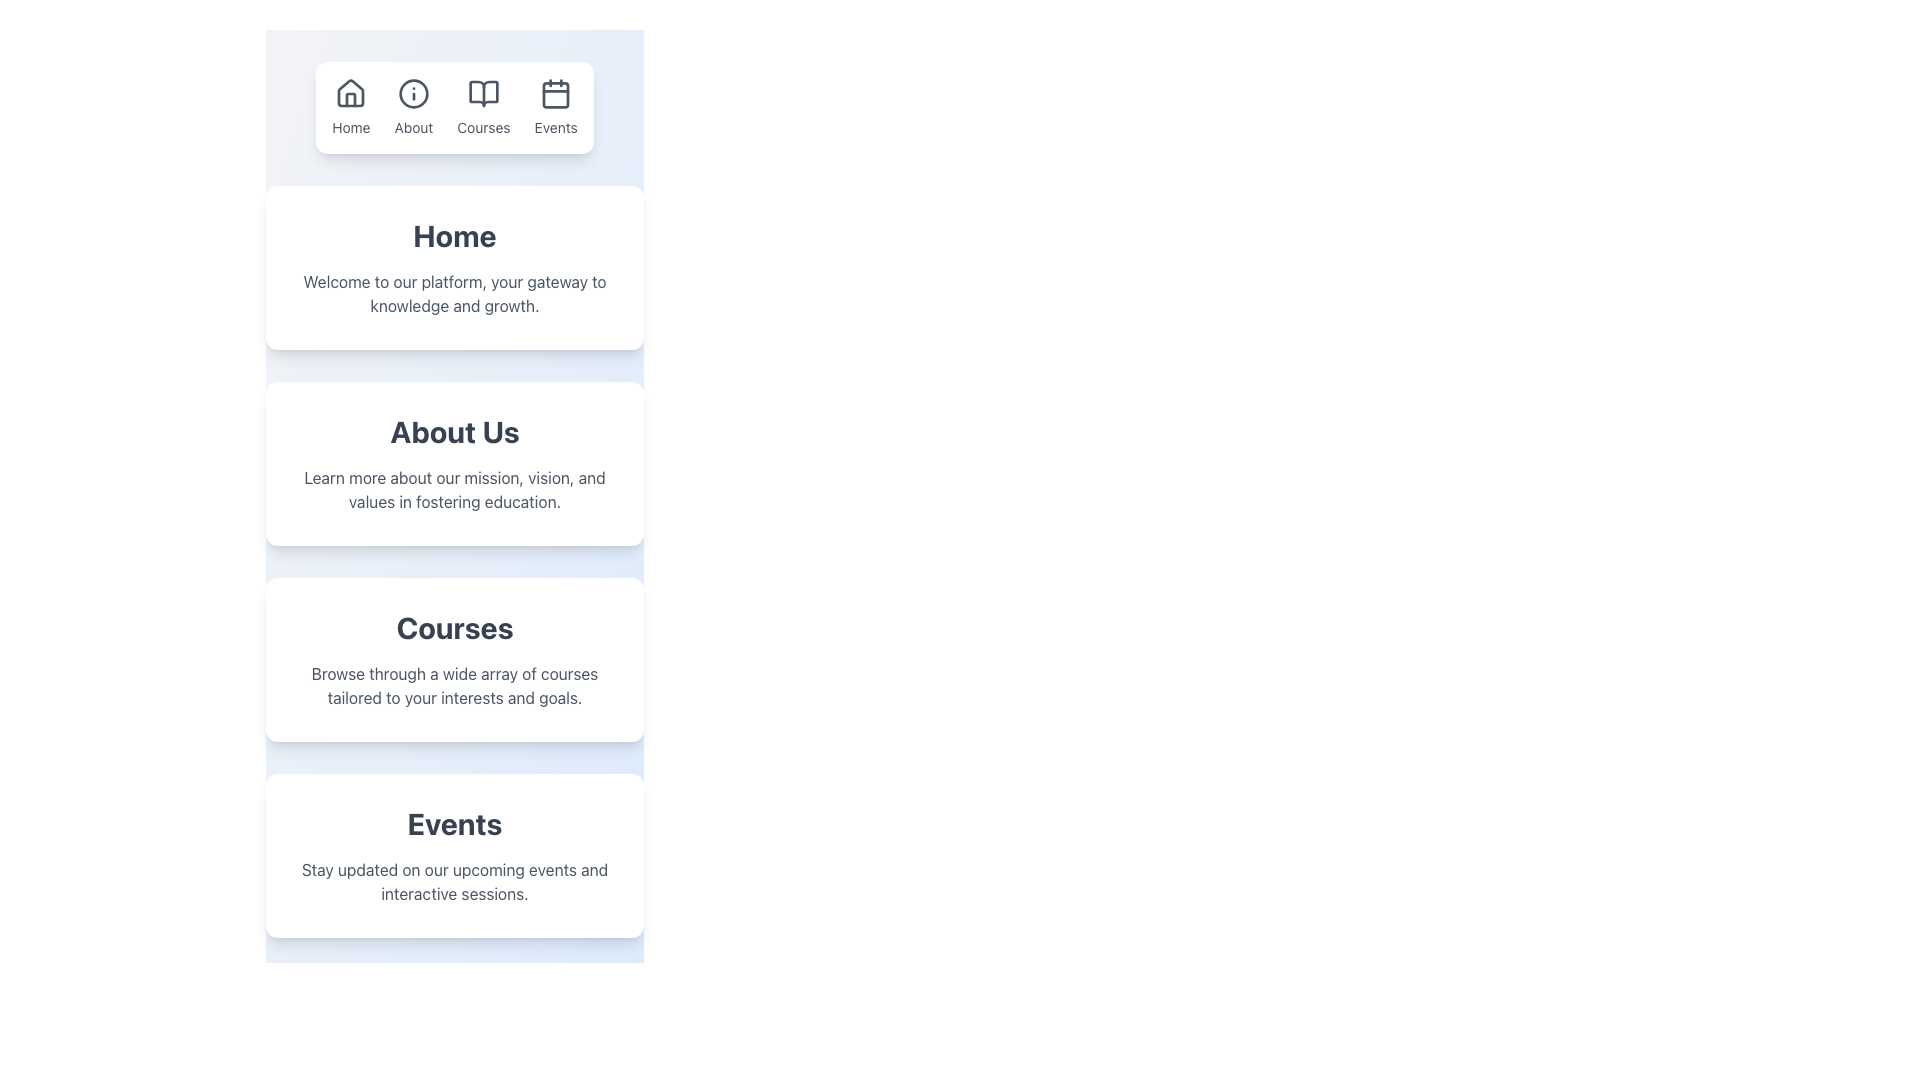  Describe the element at coordinates (412, 127) in the screenshot. I see `the 'About' label in the menu bar, which is located to the right of the 'Home' section and to the left of the 'Courses' section` at that location.